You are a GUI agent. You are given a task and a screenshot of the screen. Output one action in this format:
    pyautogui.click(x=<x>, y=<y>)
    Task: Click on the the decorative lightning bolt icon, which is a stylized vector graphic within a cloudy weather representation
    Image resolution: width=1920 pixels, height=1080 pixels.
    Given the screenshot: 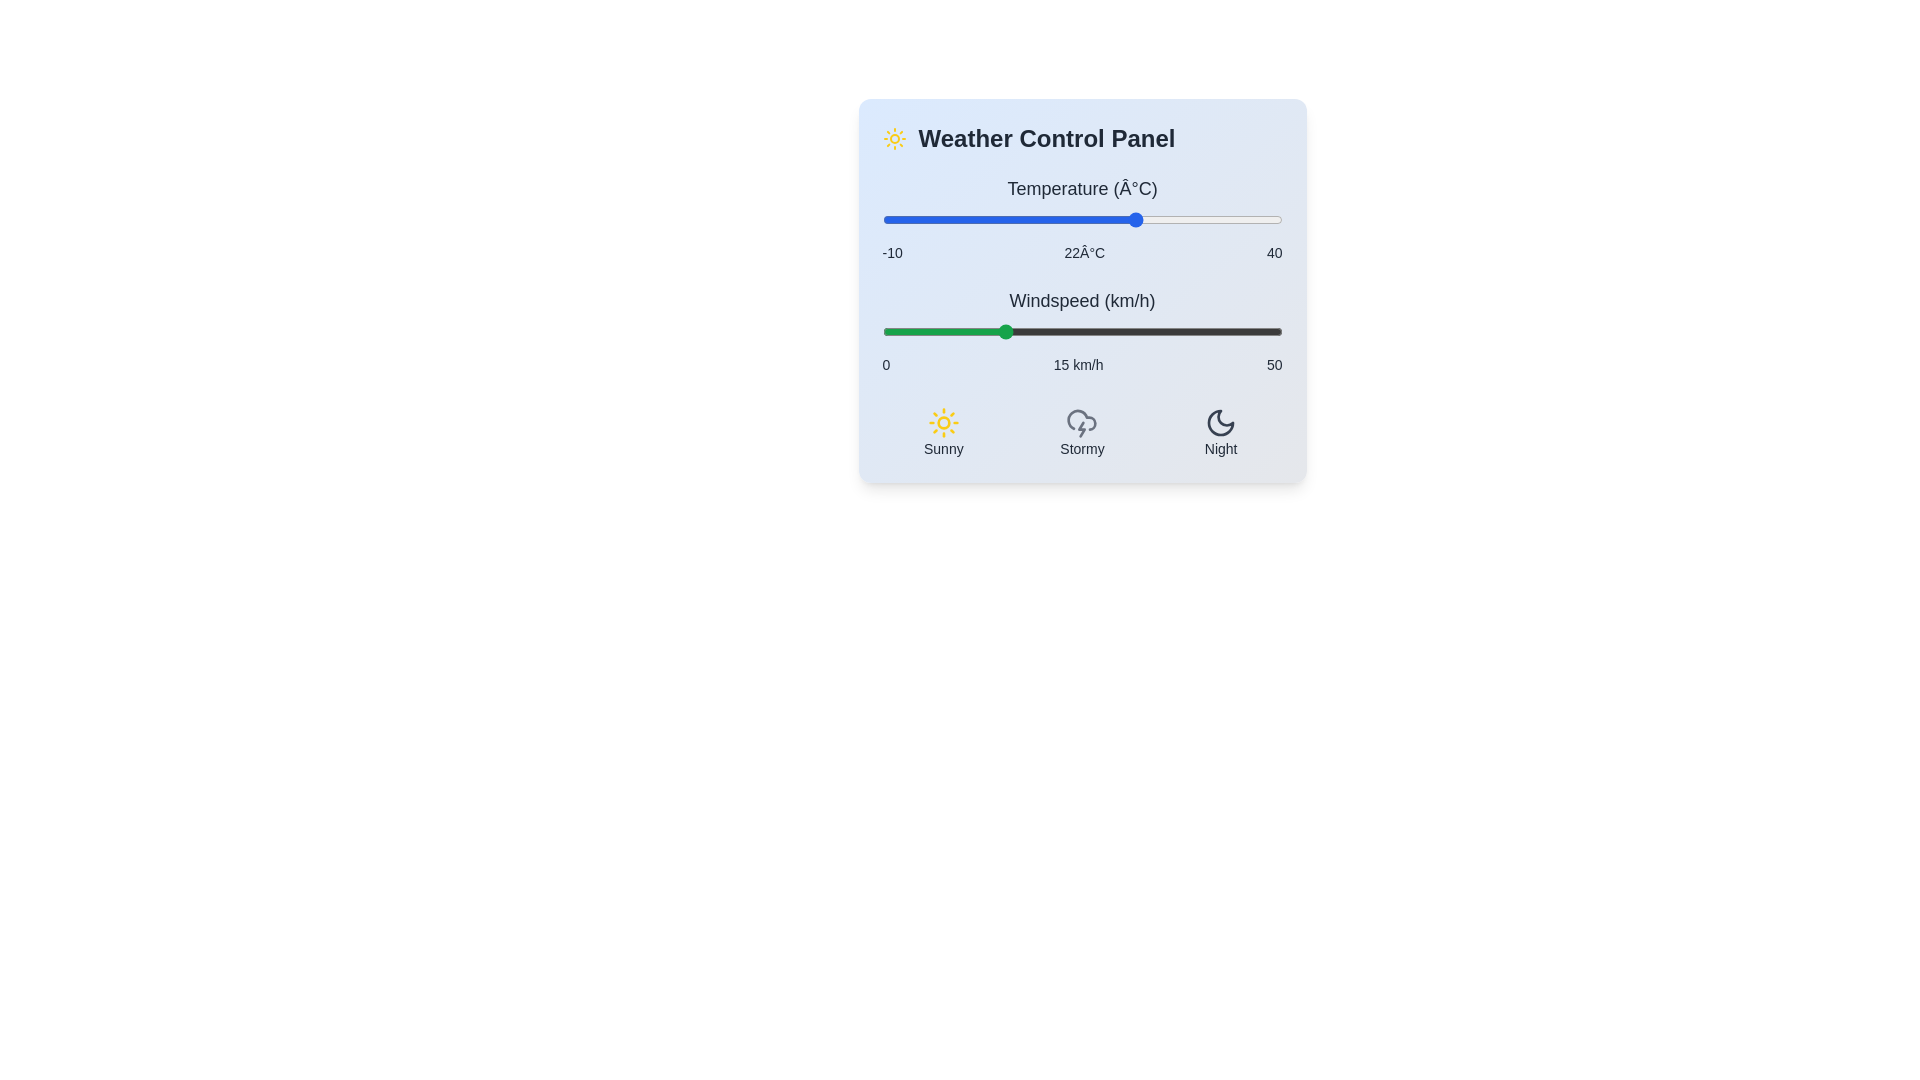 What is the action you would take?
    pyautogui.click(x=1081, y=428)
    